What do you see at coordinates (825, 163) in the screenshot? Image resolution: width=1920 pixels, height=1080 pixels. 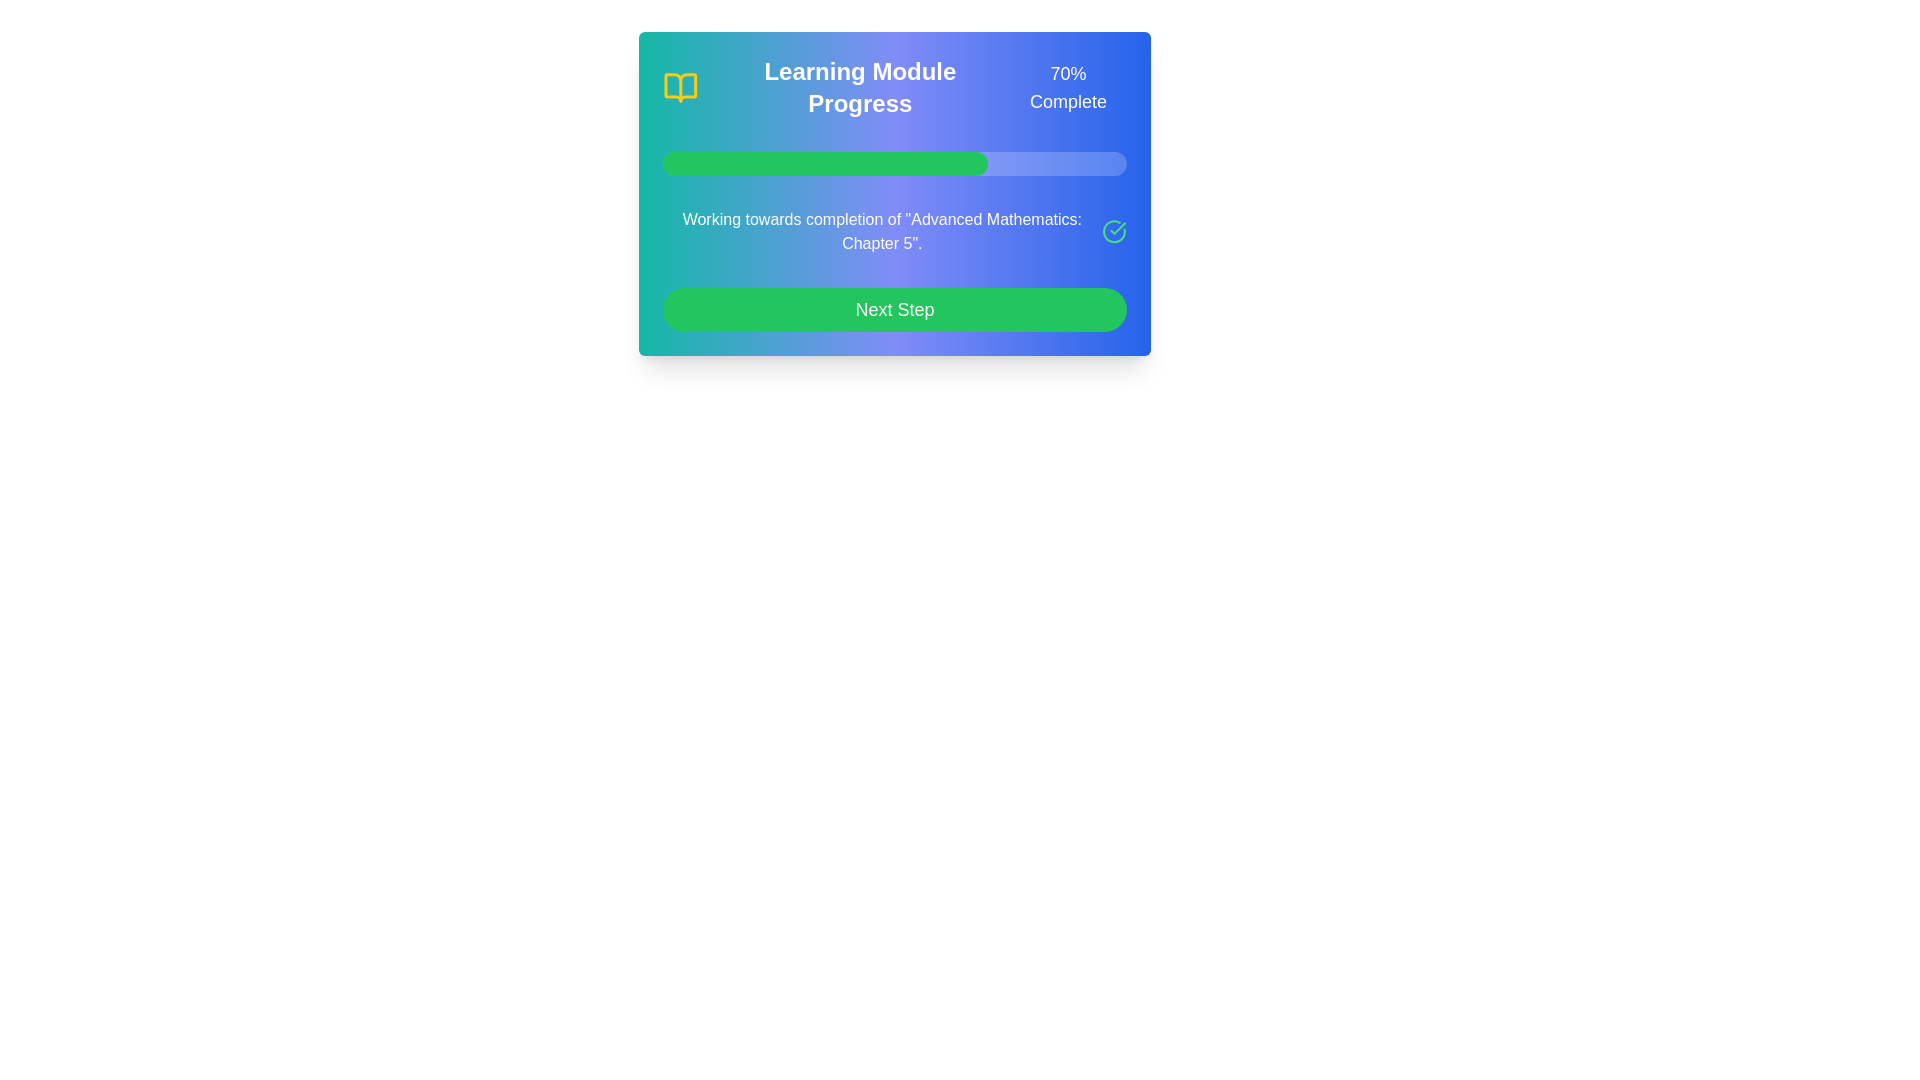 I see `the progress represented by the filled portion of the progress bar, which is a green horizontally elongated rectangle indicating 70% completion, located under the 'Learning Module Progress' text` at bounding box center [825, 163].